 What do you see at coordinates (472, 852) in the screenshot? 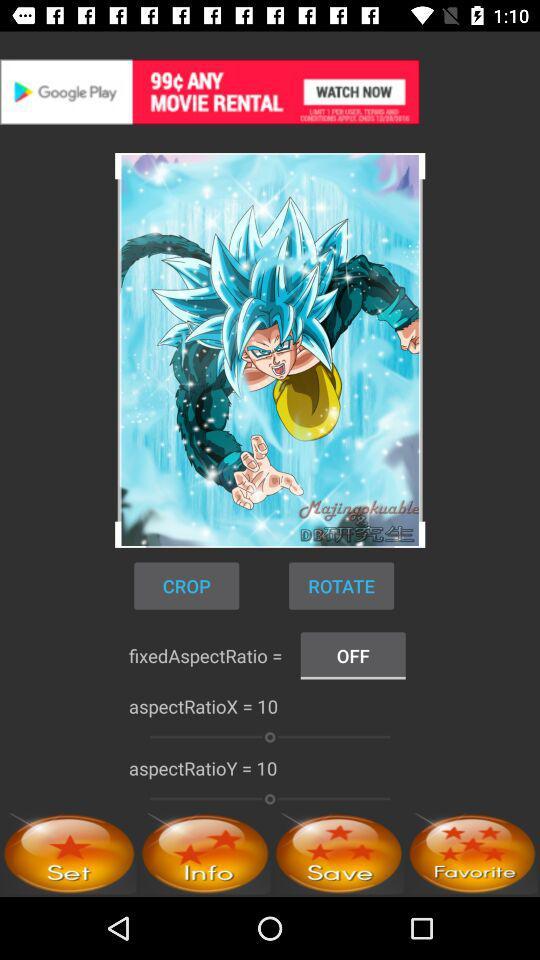
I see `check favorite` at bounding box center [472, 852].